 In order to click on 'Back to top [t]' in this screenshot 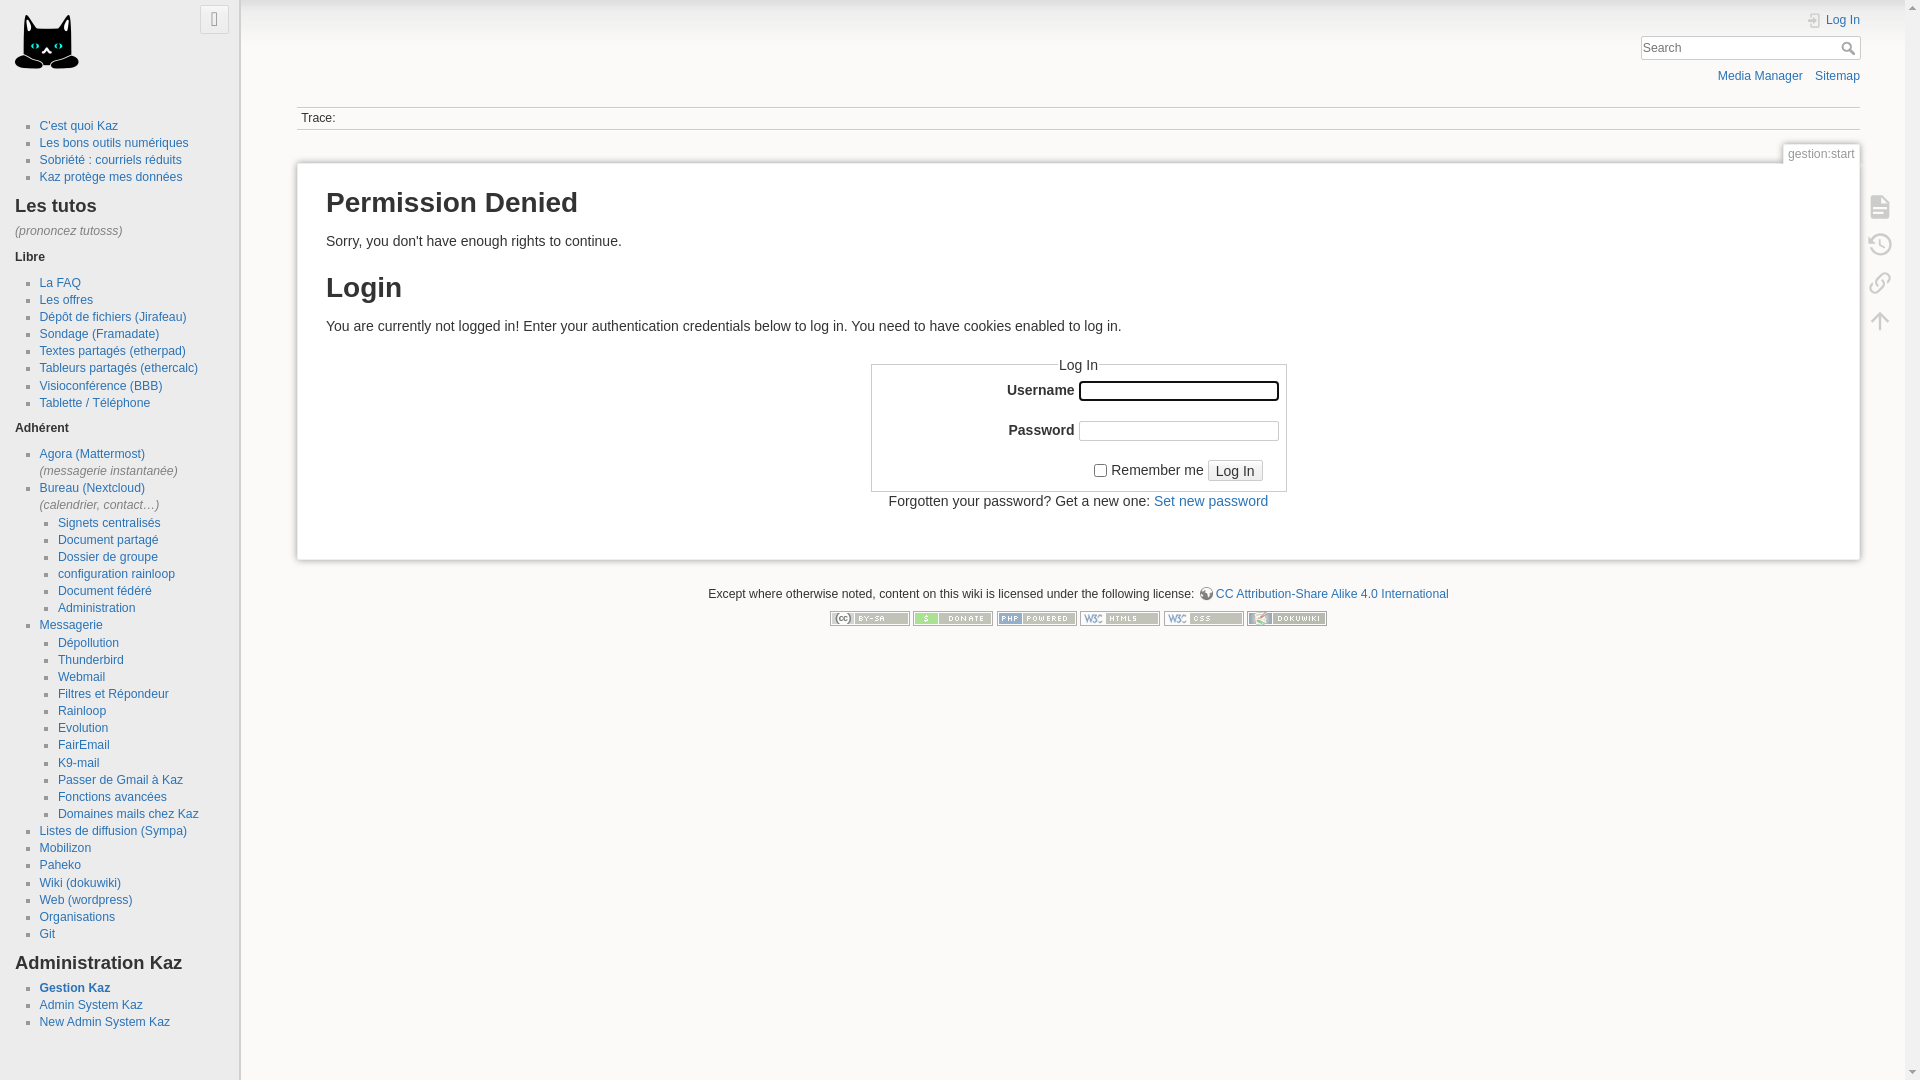, I will do `click(1879, 319)`.